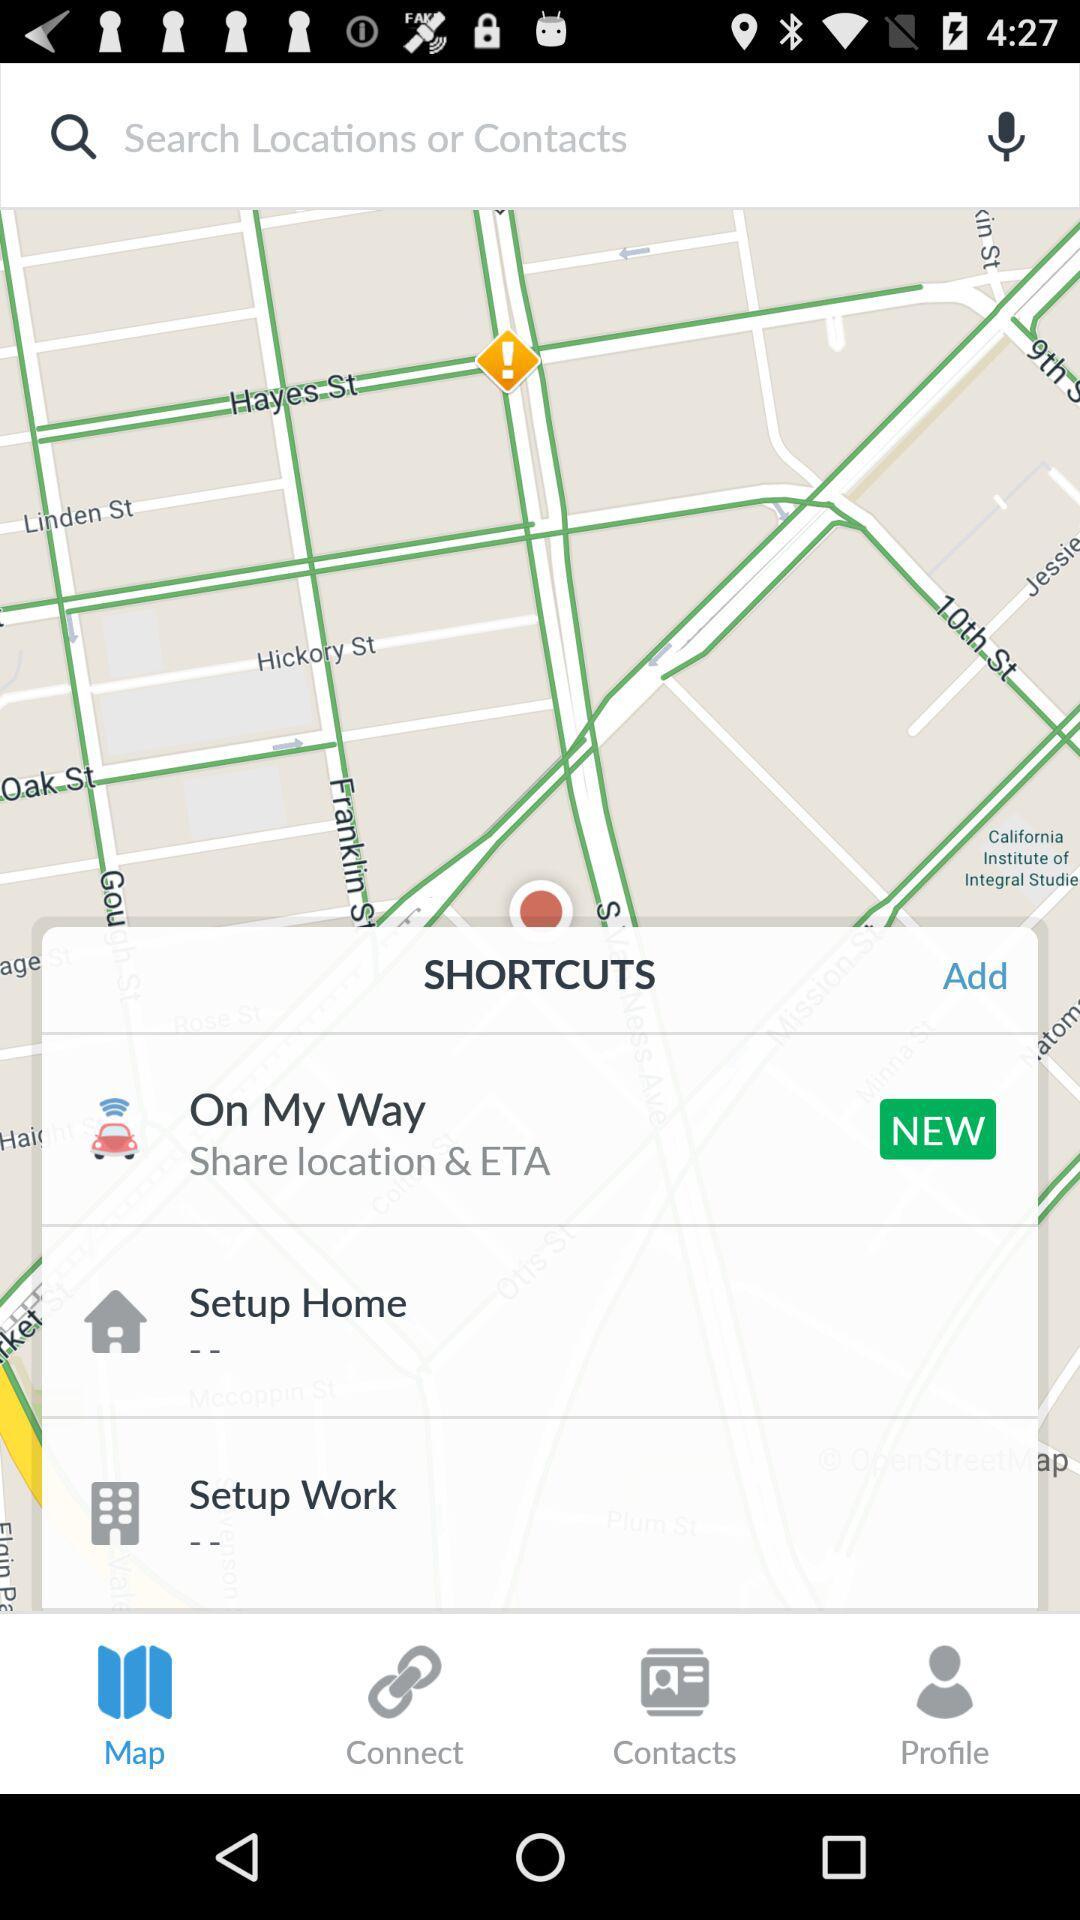  What do you see at coordinates (1006, 145) in the screenshot?
I see `the microphone icon` at bounding box center [1006, 145].